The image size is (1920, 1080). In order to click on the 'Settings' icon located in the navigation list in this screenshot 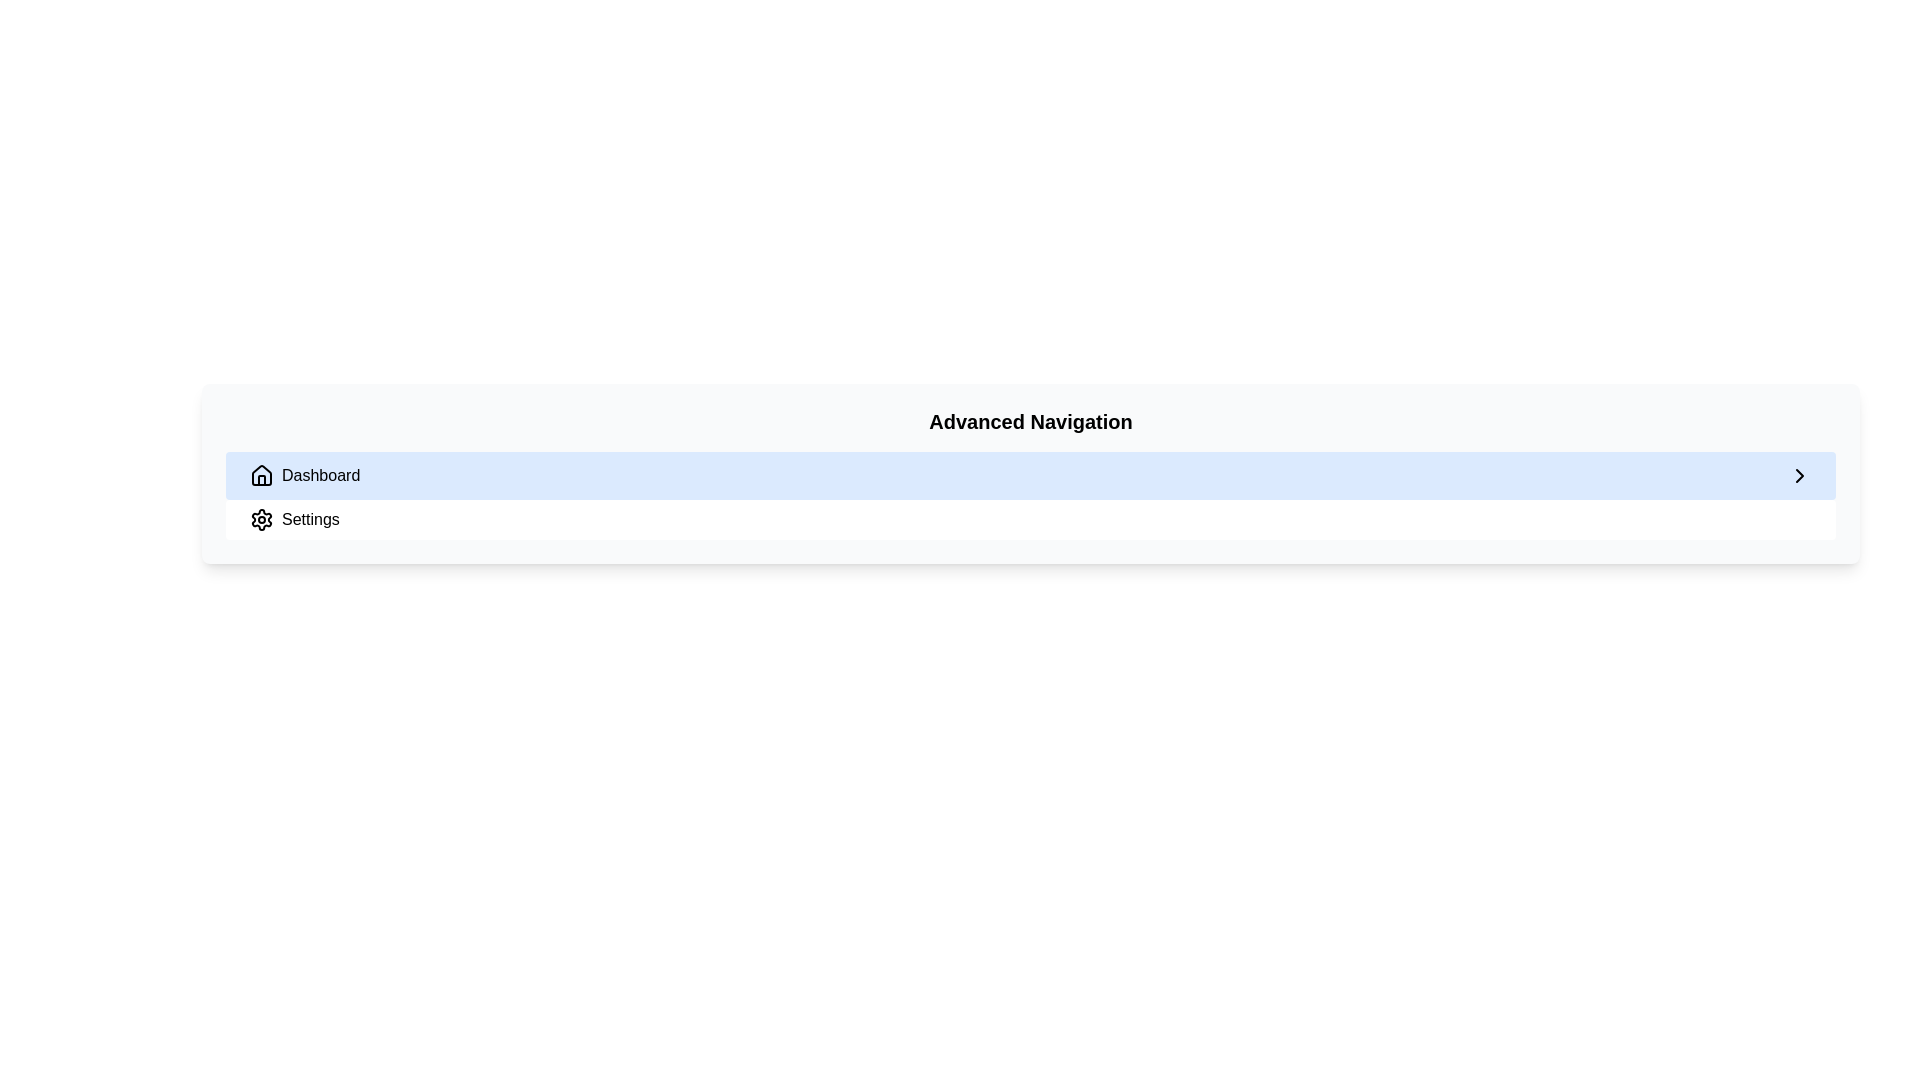, I will do `click(261, 519)`.